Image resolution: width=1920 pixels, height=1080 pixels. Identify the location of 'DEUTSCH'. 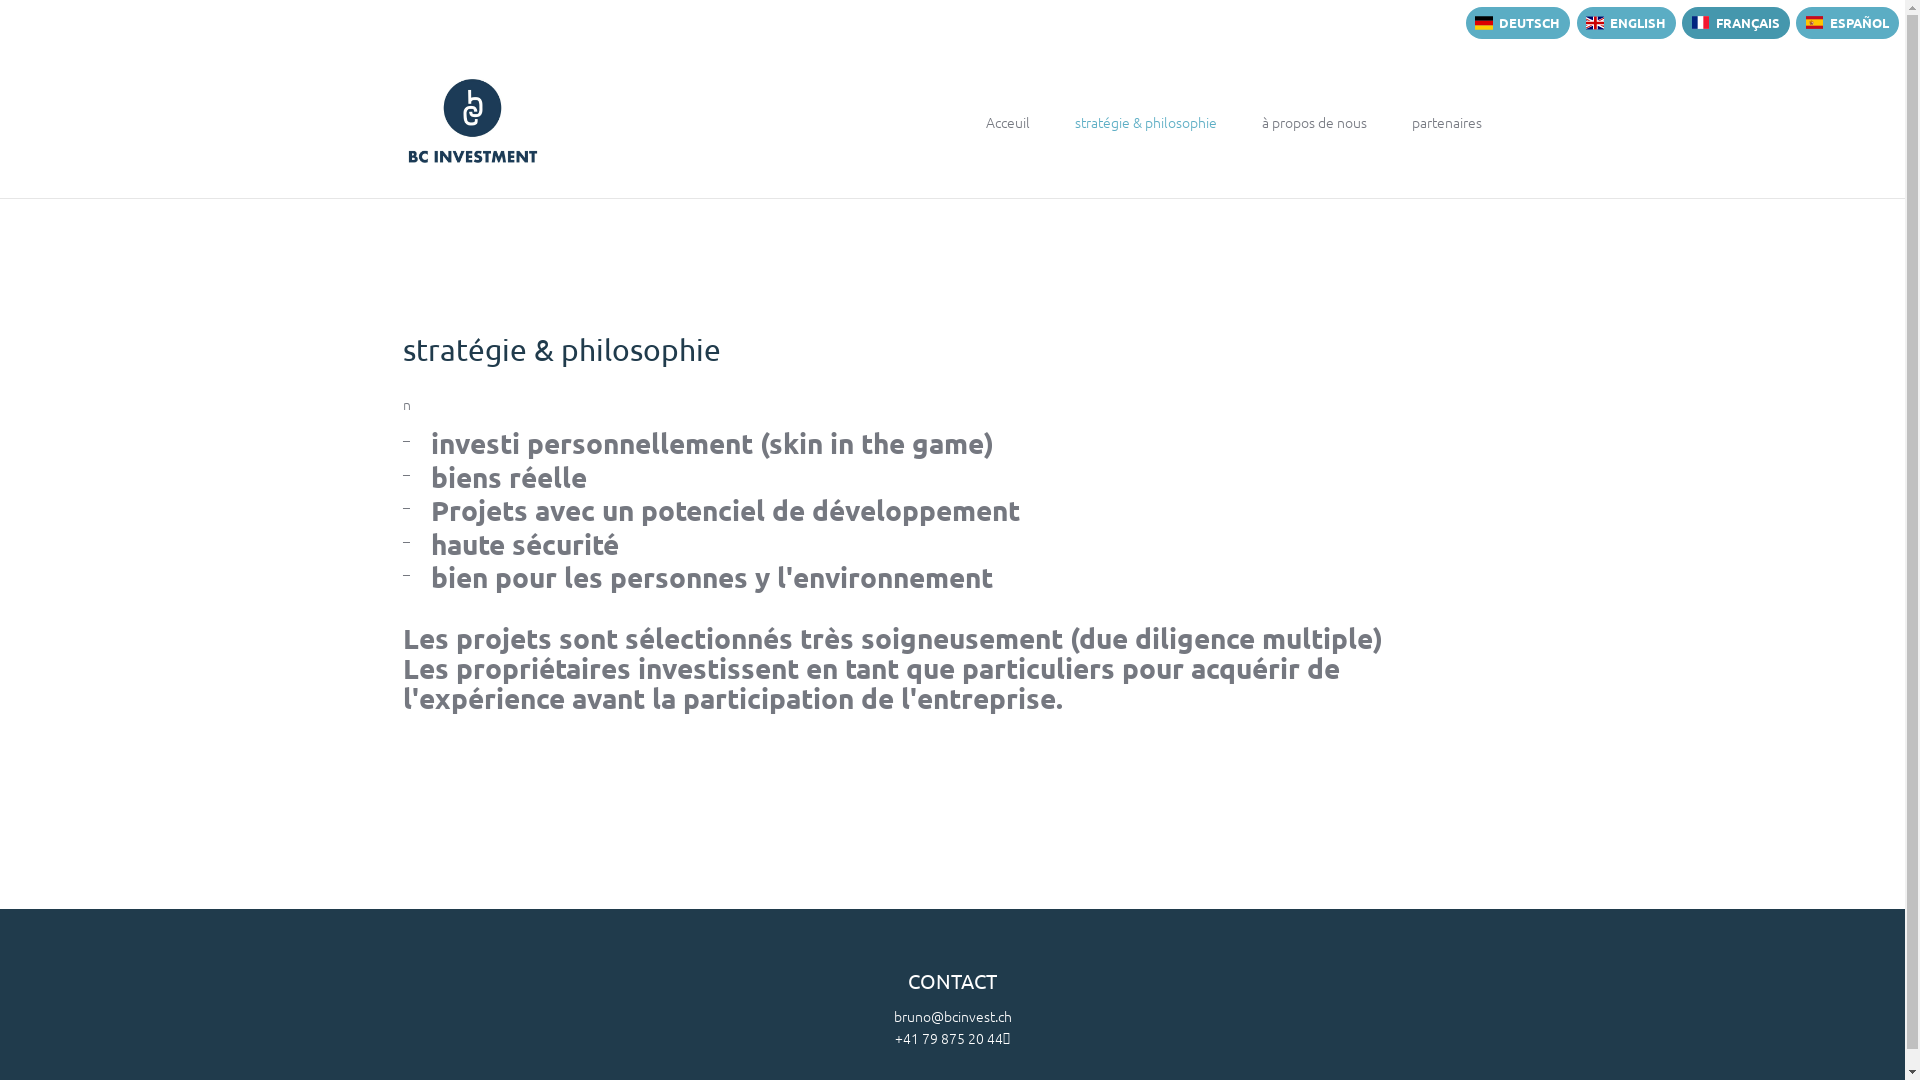
(1517, 22).